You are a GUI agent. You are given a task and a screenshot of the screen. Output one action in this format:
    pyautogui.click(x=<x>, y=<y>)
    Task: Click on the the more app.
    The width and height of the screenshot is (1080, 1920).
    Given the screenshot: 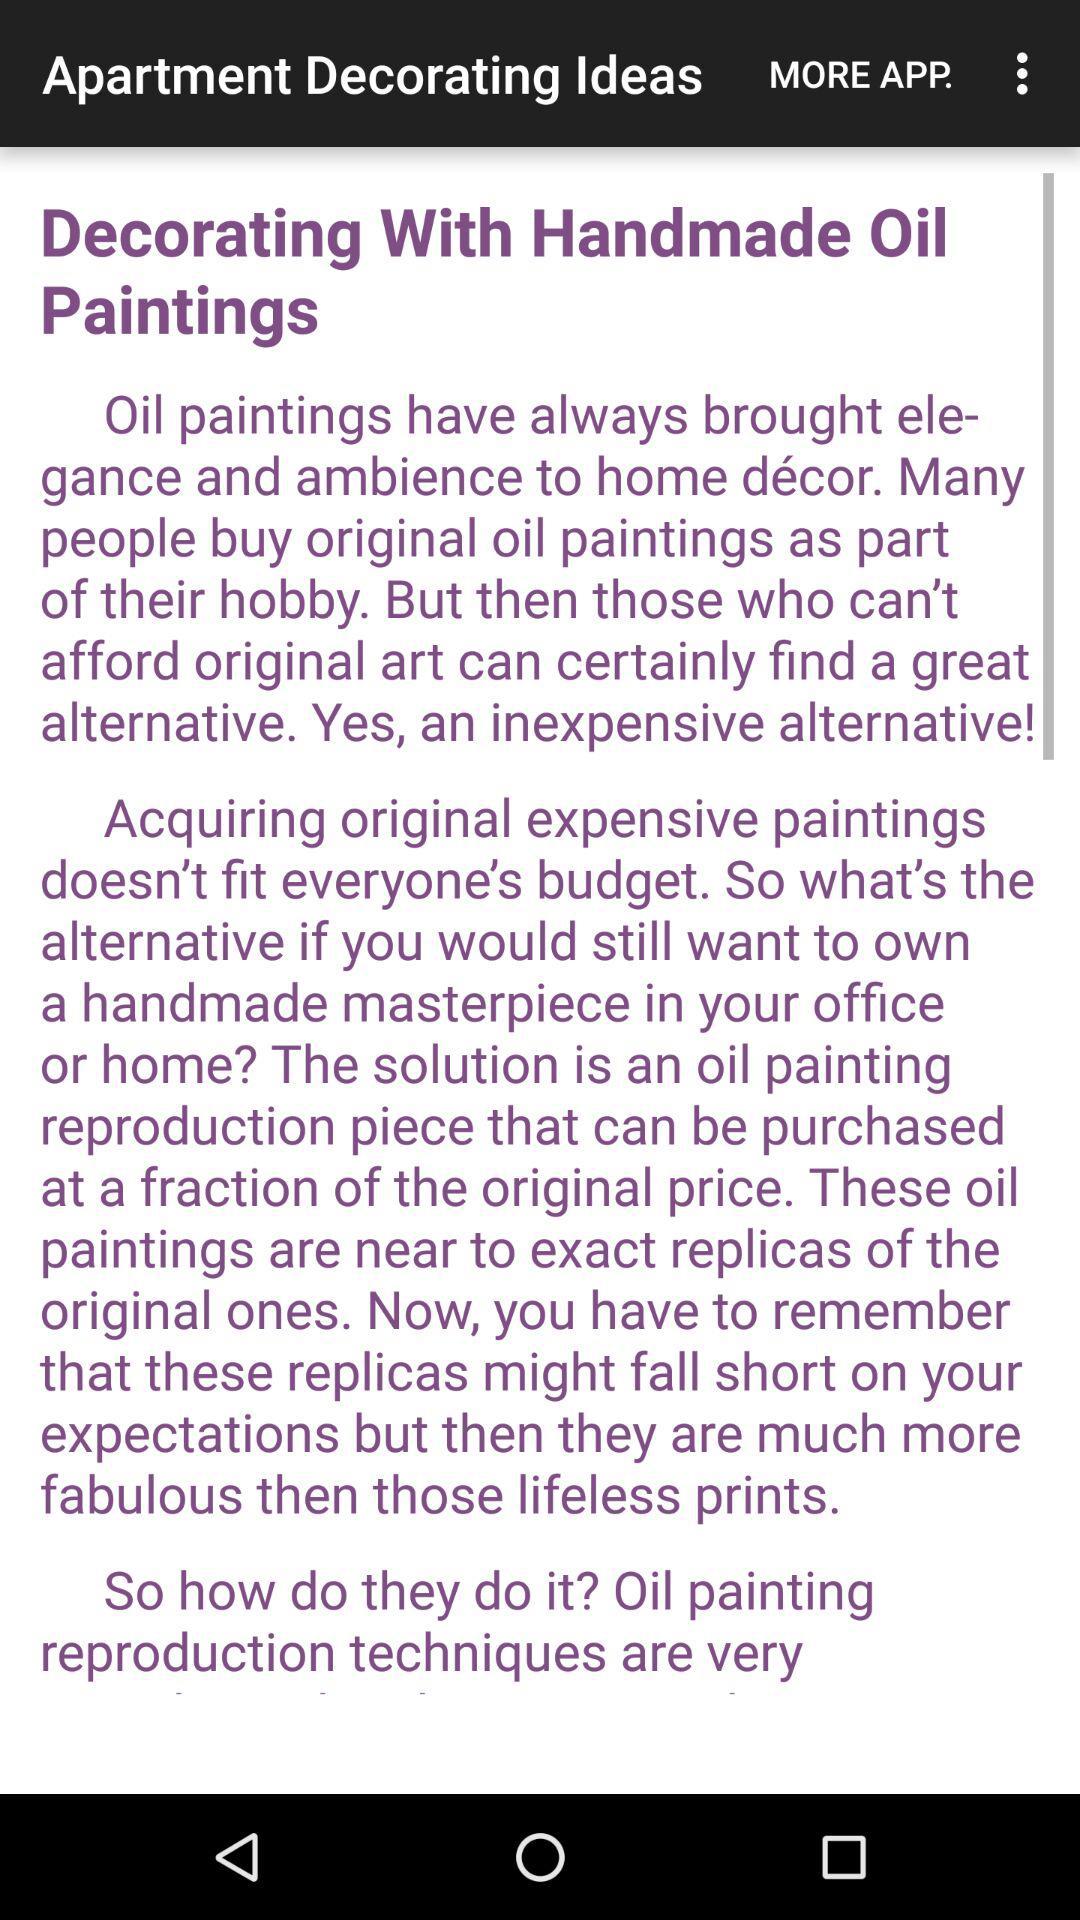 What is the action you would take?
    pyautogui.click(x=860, y=73)
    